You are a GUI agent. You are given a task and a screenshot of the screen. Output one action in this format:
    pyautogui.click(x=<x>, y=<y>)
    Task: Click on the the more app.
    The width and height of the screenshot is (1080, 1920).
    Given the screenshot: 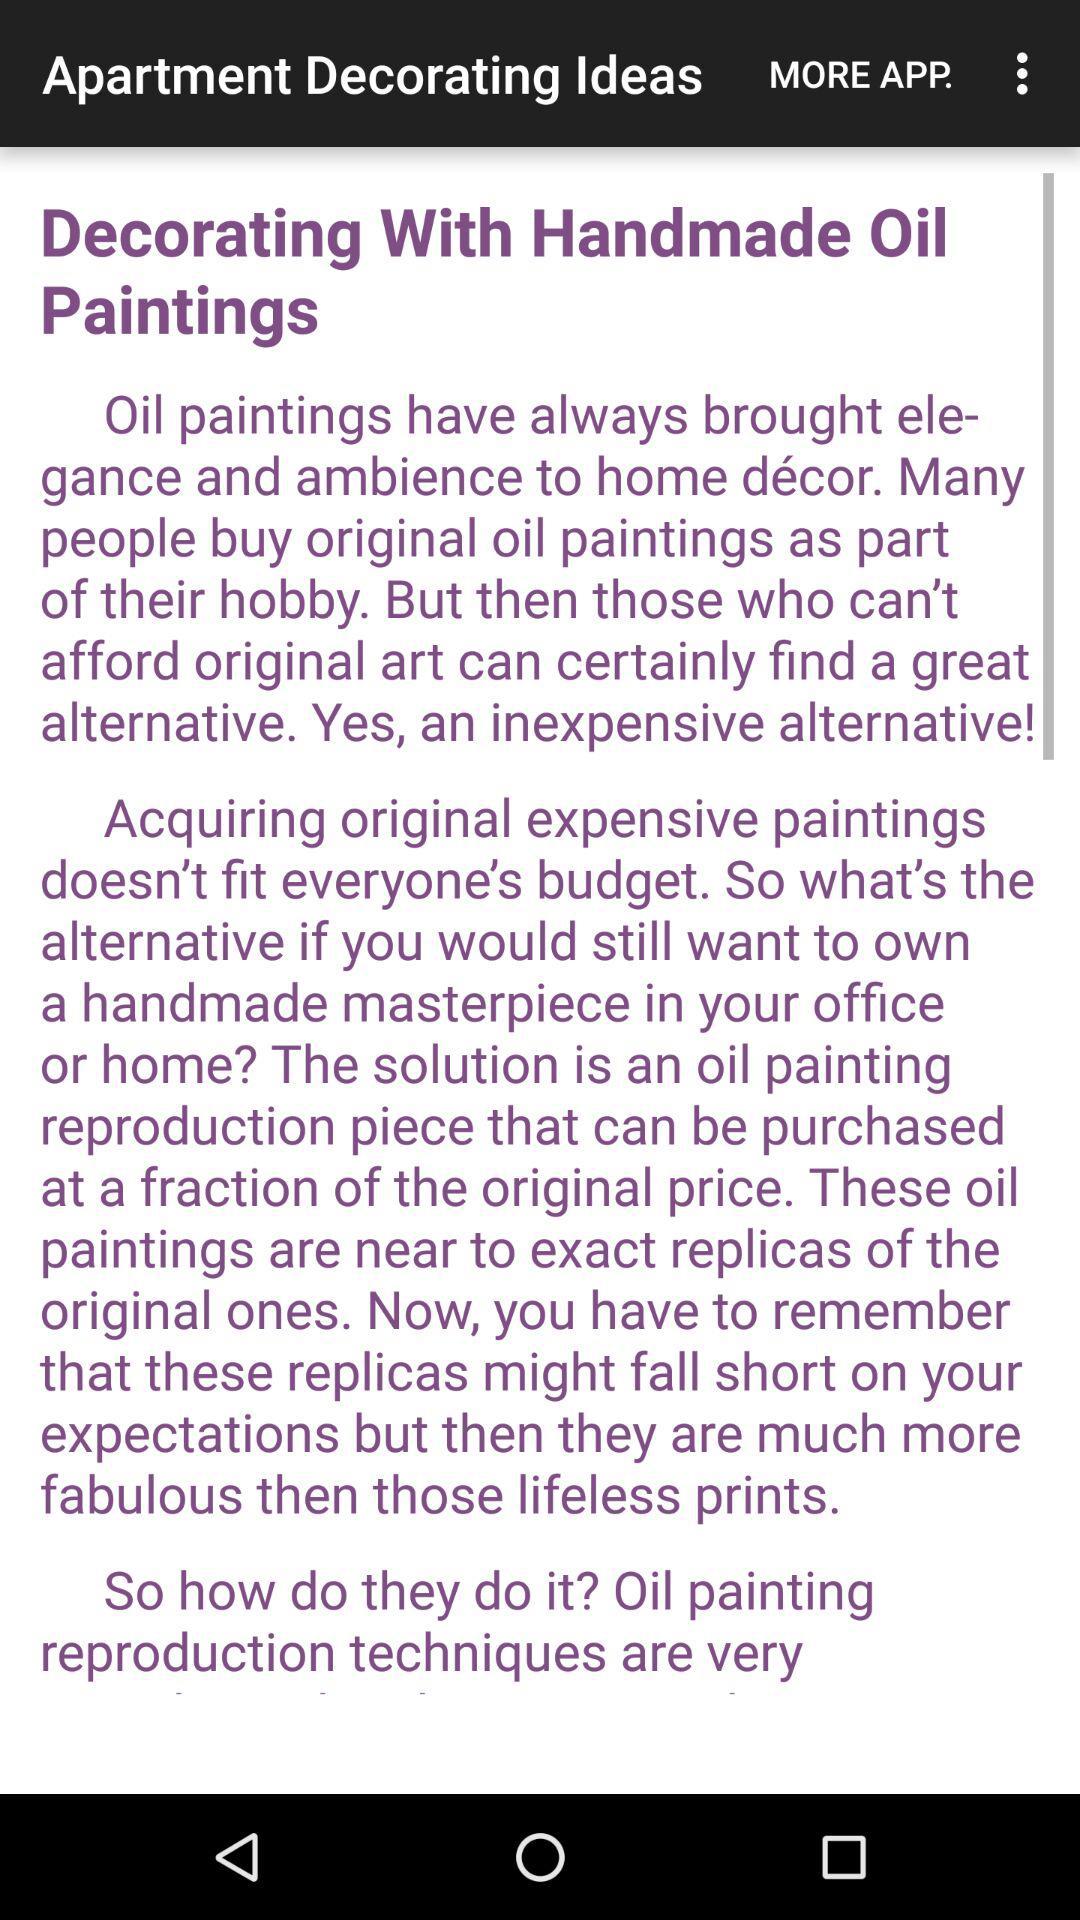 What is the action you would take?
    pyautogui.click(x=860, y=73)
    